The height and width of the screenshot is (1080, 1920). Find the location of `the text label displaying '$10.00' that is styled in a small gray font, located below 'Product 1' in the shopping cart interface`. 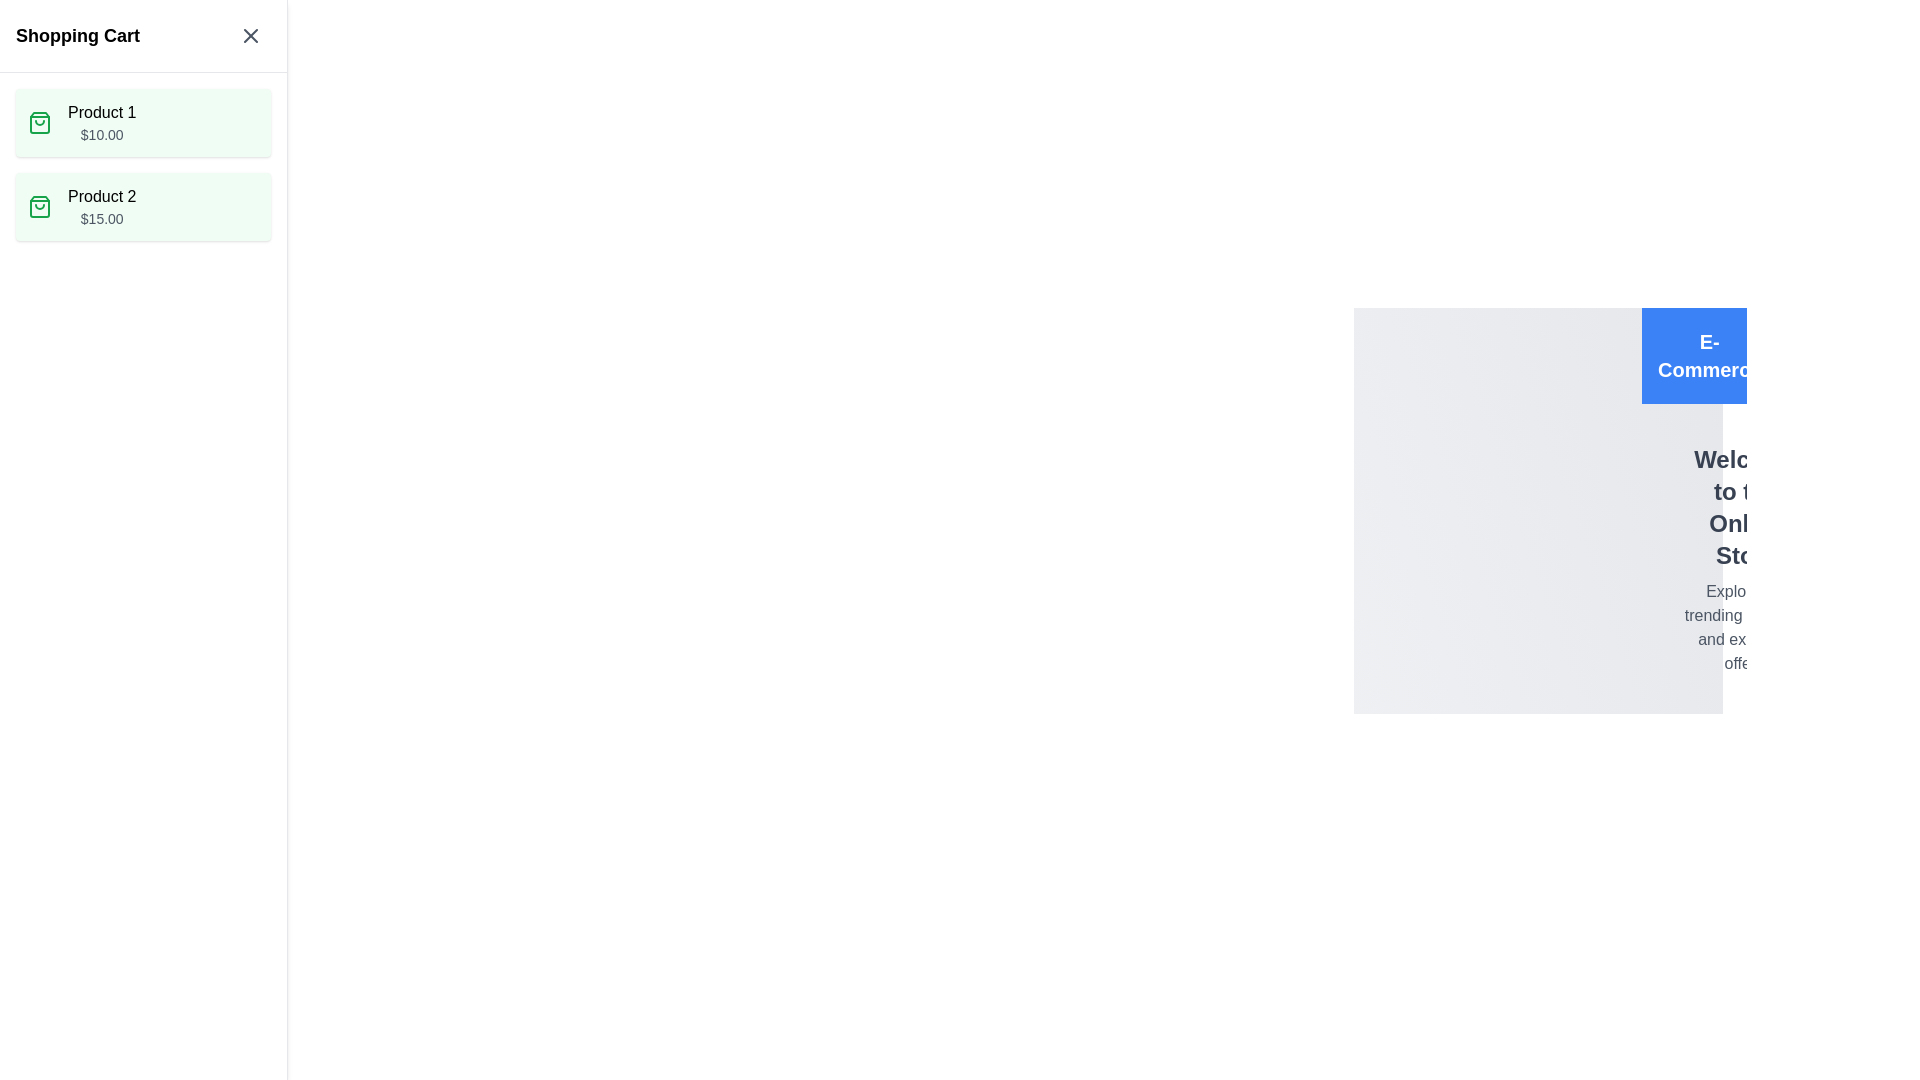

the text label displaying '$10.00' that is styled in a small gray font, located below 'Product 1' in the shopping cart interface is located at coordinates (101, 135).